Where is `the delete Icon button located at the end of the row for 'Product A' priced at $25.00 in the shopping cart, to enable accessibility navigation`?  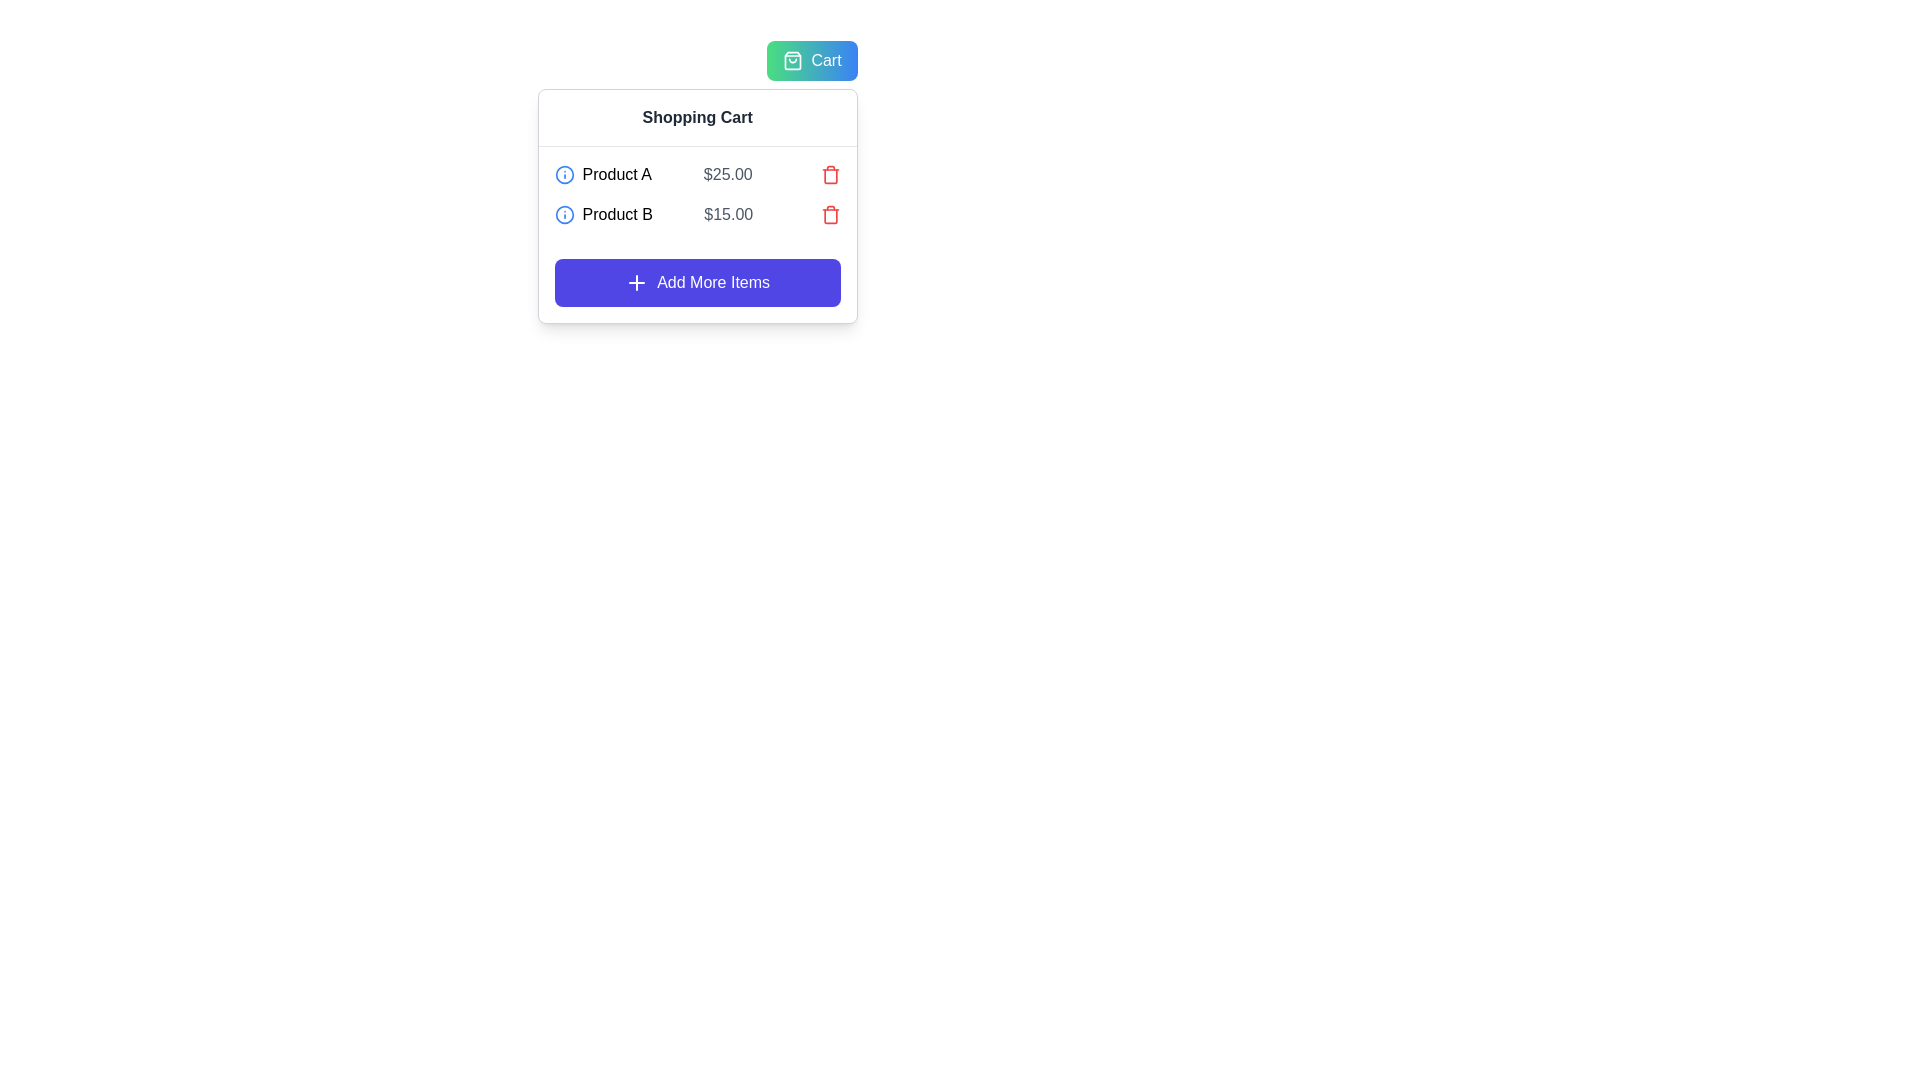 the delete Icon button located at the end of the row for 'Product A' priced at $25.00 in the shopping cart, to enable accessibility navigation is located at coordinates (830, 173).